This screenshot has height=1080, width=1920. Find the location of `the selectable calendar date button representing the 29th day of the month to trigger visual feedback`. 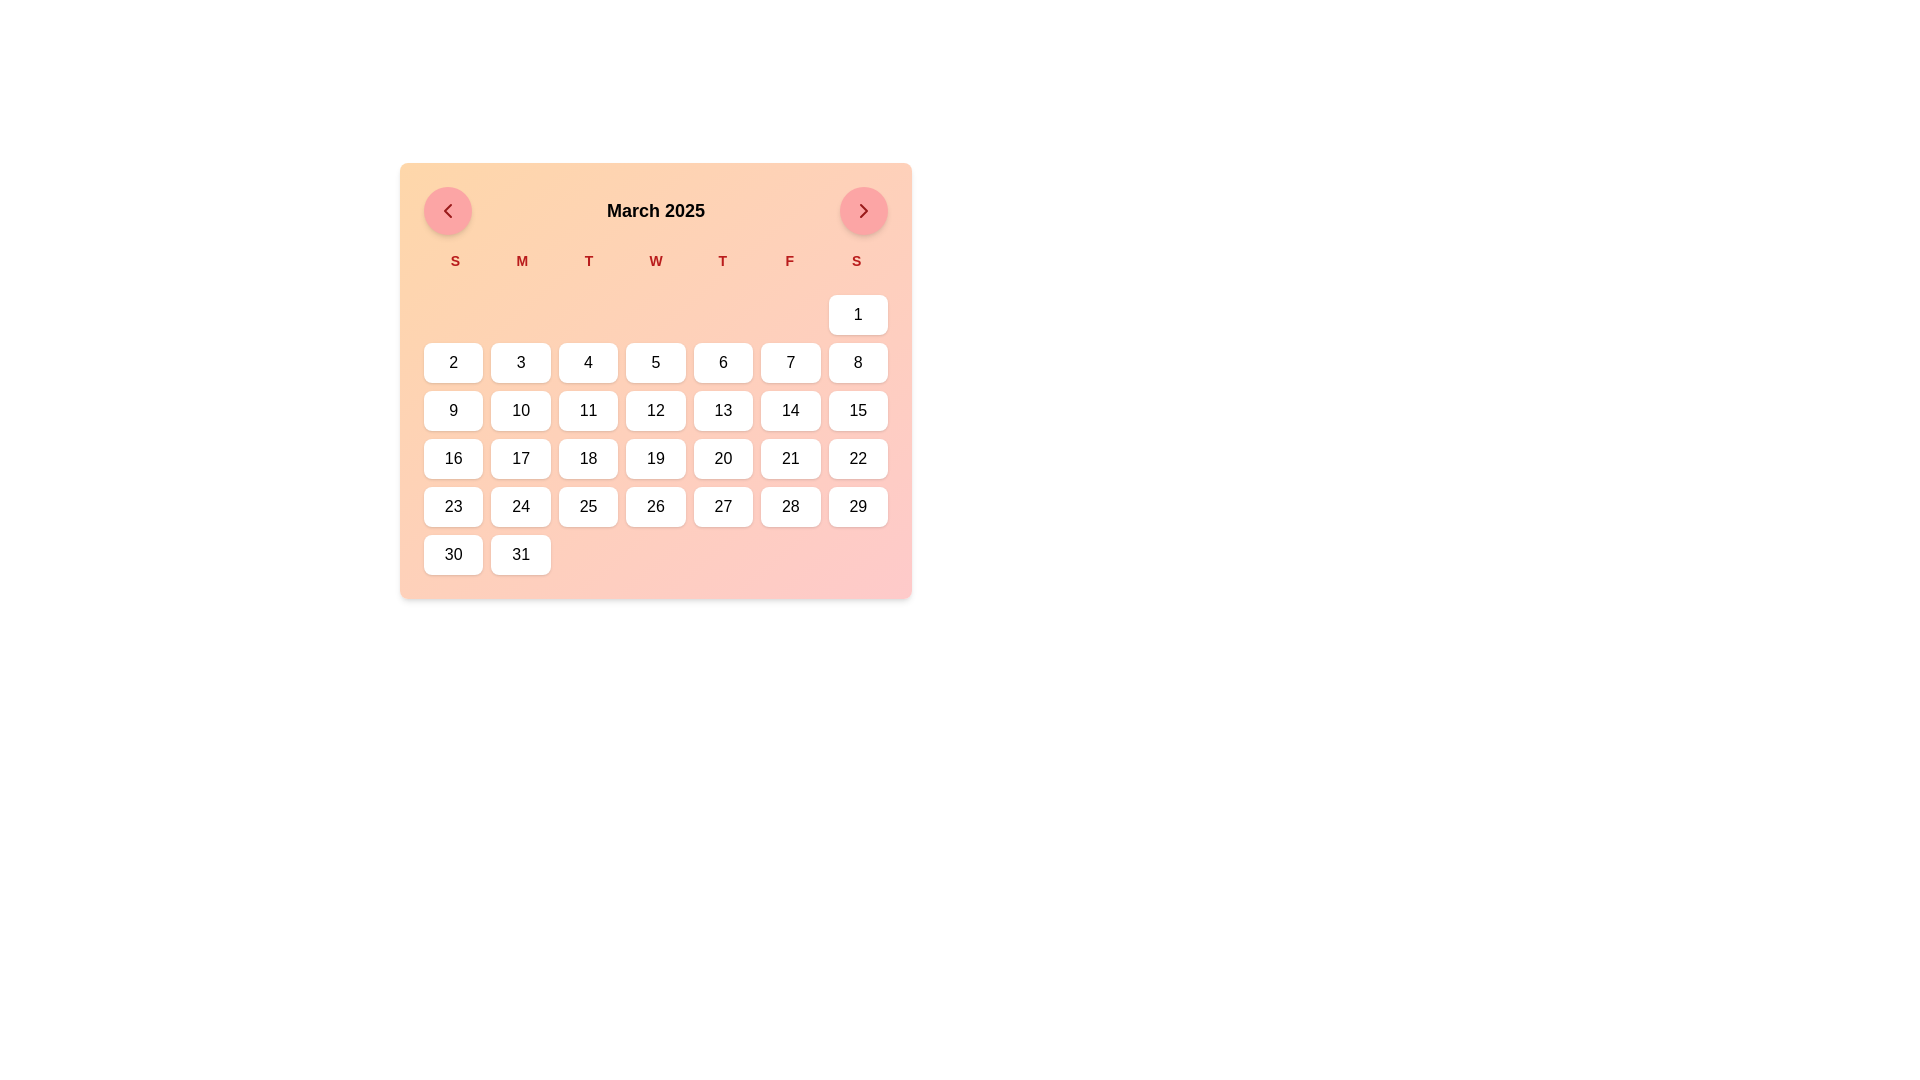

the selectable calendar date button representing the 29th day of the month to trigger visual feedback is located at coordinates (858, 505).